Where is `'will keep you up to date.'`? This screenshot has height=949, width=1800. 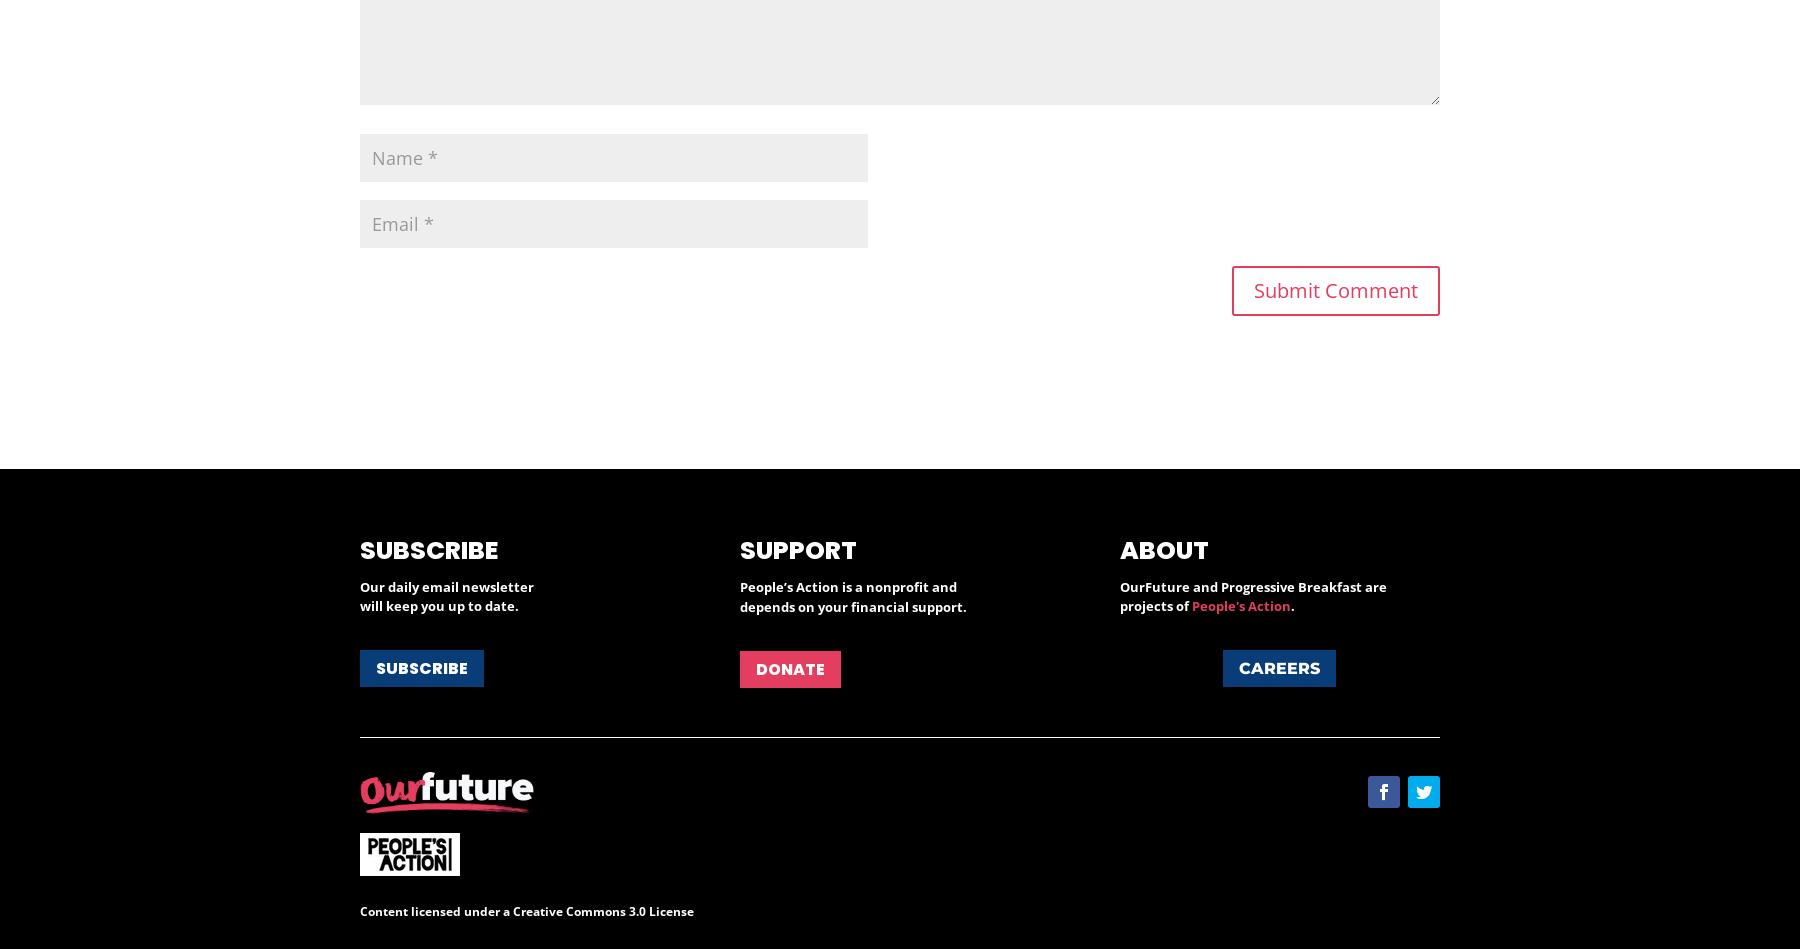 'will keep you up to date.' is located at coordinates (439, 605).